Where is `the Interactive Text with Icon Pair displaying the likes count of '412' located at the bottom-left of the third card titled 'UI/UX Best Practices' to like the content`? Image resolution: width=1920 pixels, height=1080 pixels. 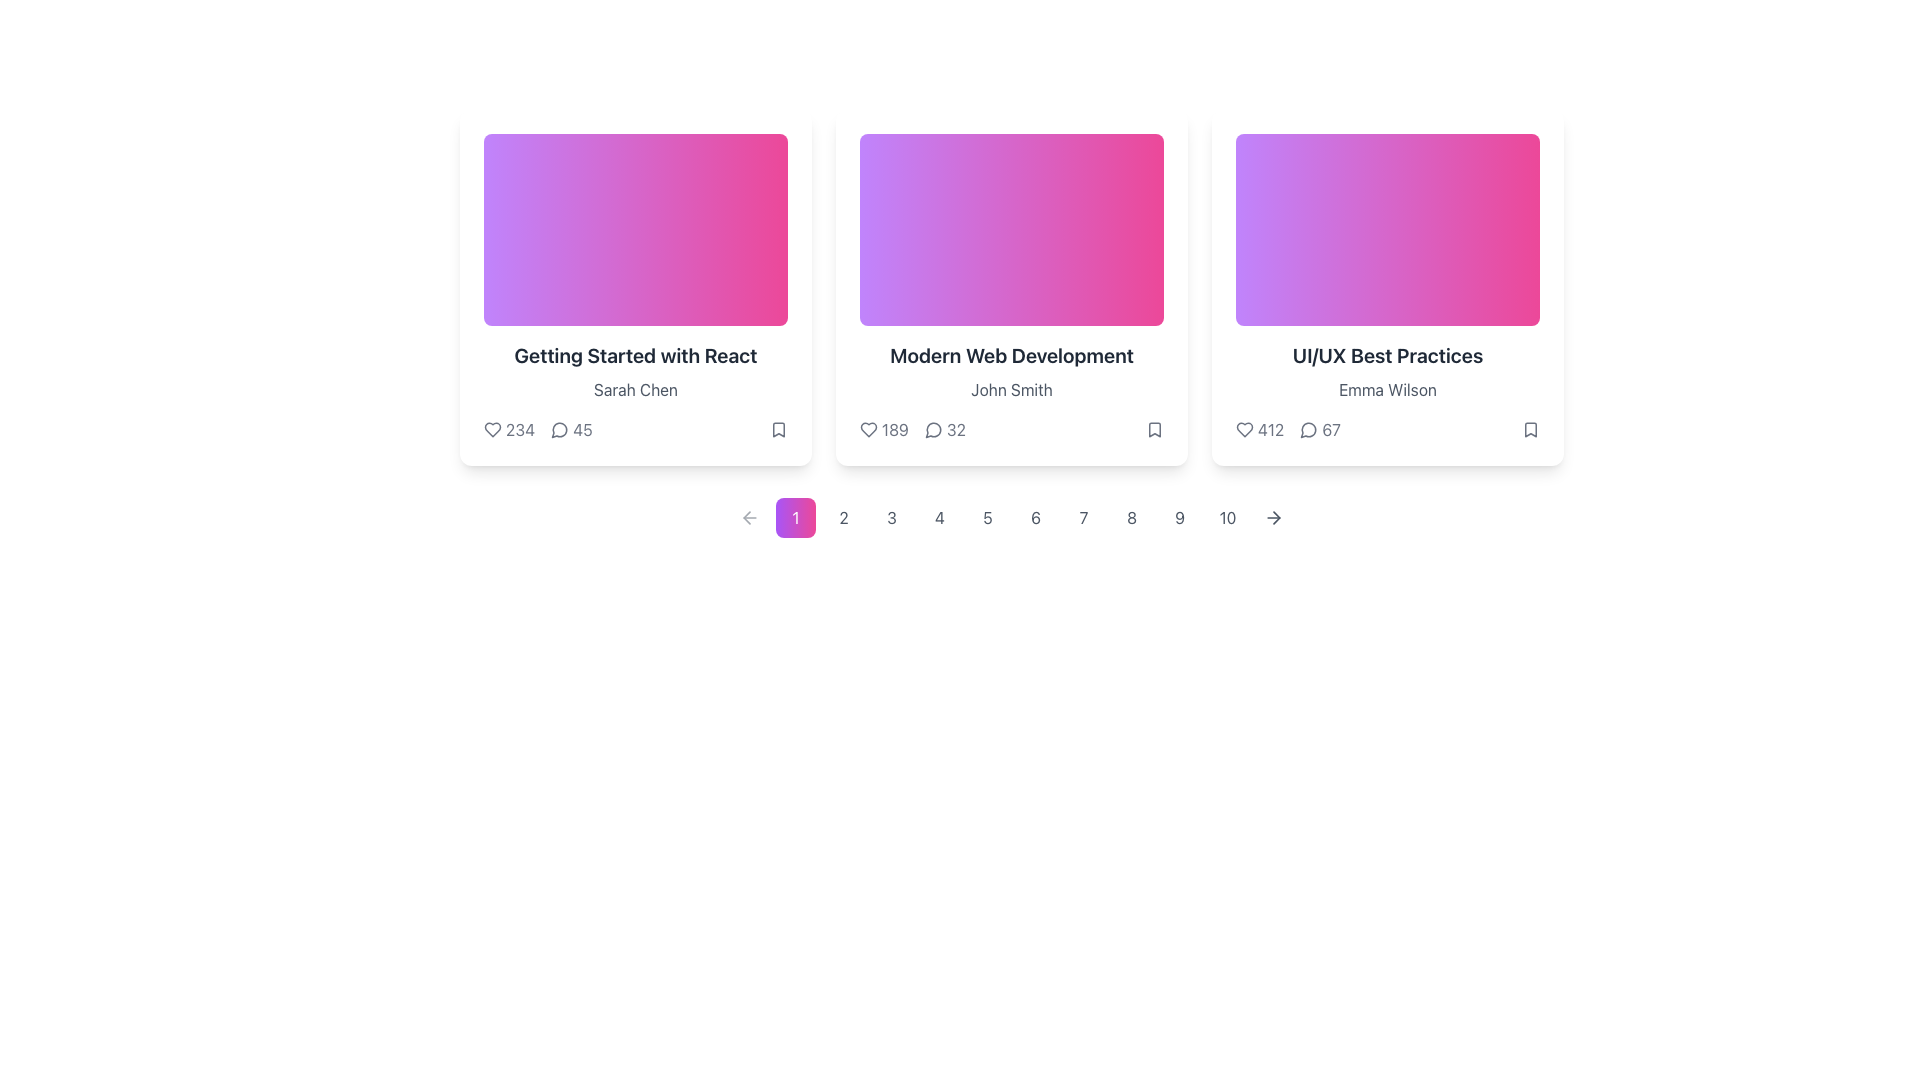
the Interactive Text with Icon Pair displaying the likes count of '412' located at the bottom-left of the third card titled 'UI/UX Best Practices' to like the content is located at coordinates (1258, 428).